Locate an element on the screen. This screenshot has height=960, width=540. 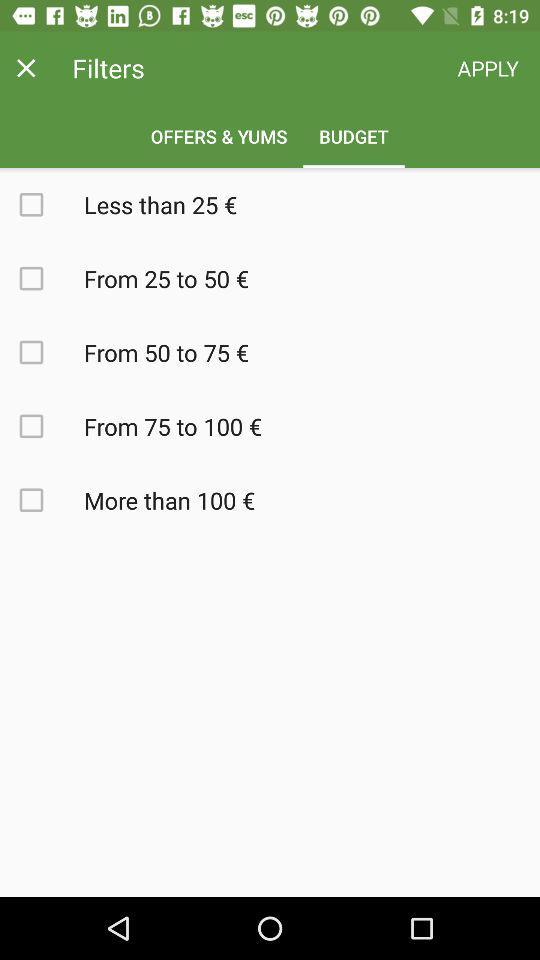
mark to choose this filter is located at coordinates (42, 352).